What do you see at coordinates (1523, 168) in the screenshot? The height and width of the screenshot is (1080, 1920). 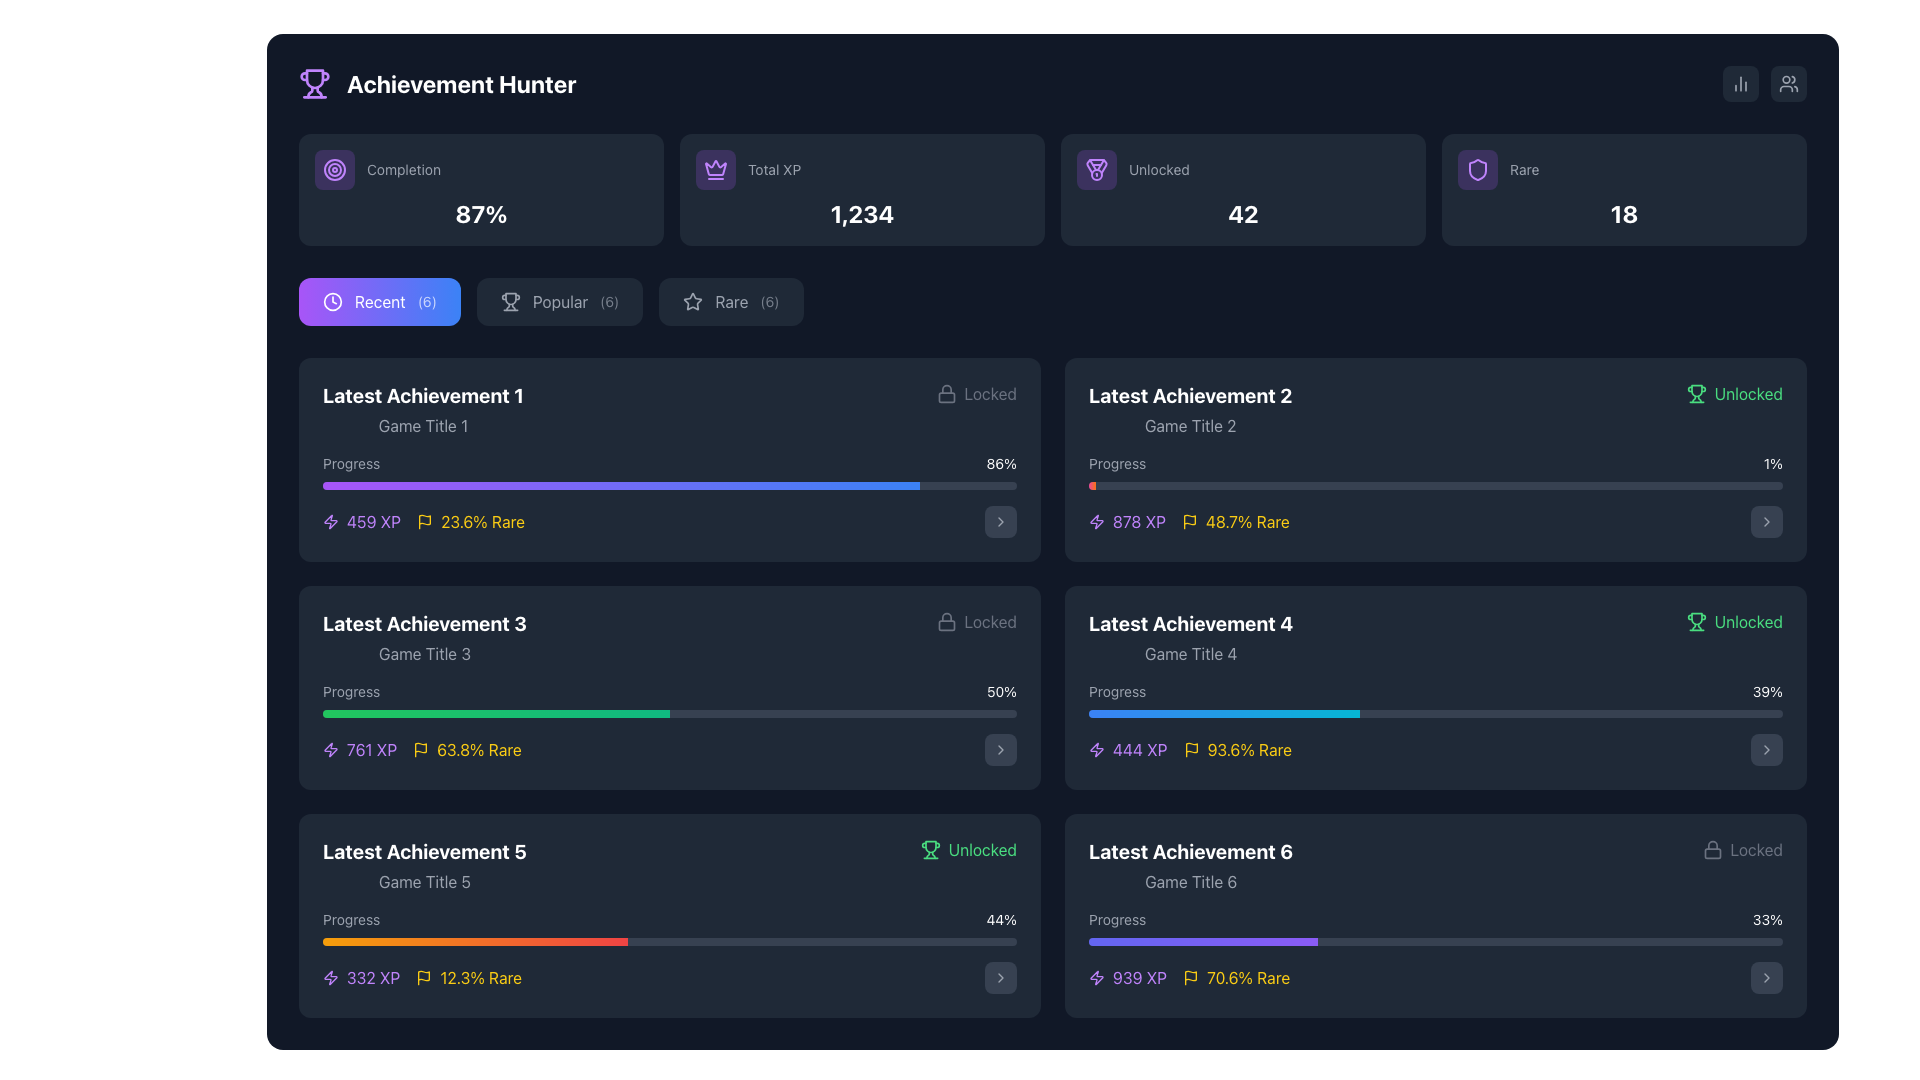 I see `the Text Label indicating the rarity of a feature or achievement, located in the fourth column of the top row within the card interface, to read the text` at bounding box center [1523, 168].